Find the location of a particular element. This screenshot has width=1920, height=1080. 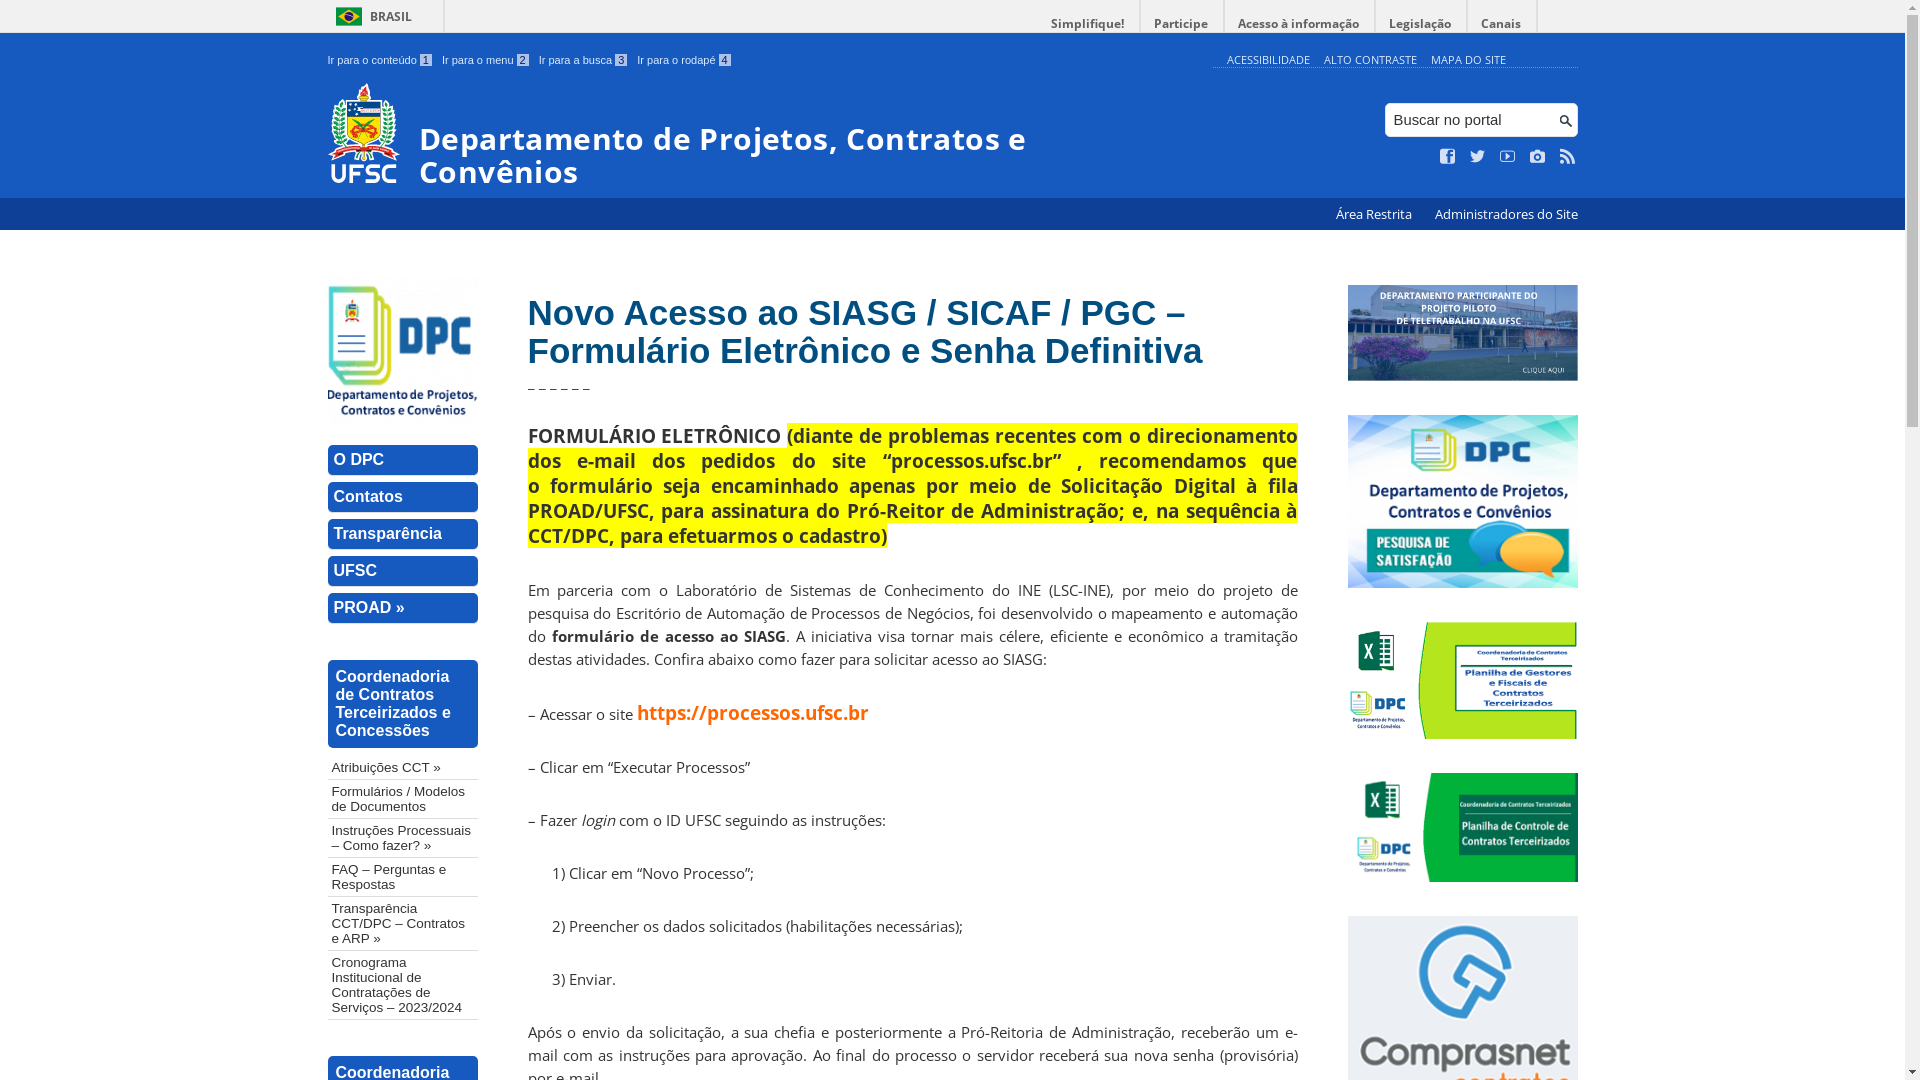

'Siga no Twitter' is located at coordinates (1478, 156).